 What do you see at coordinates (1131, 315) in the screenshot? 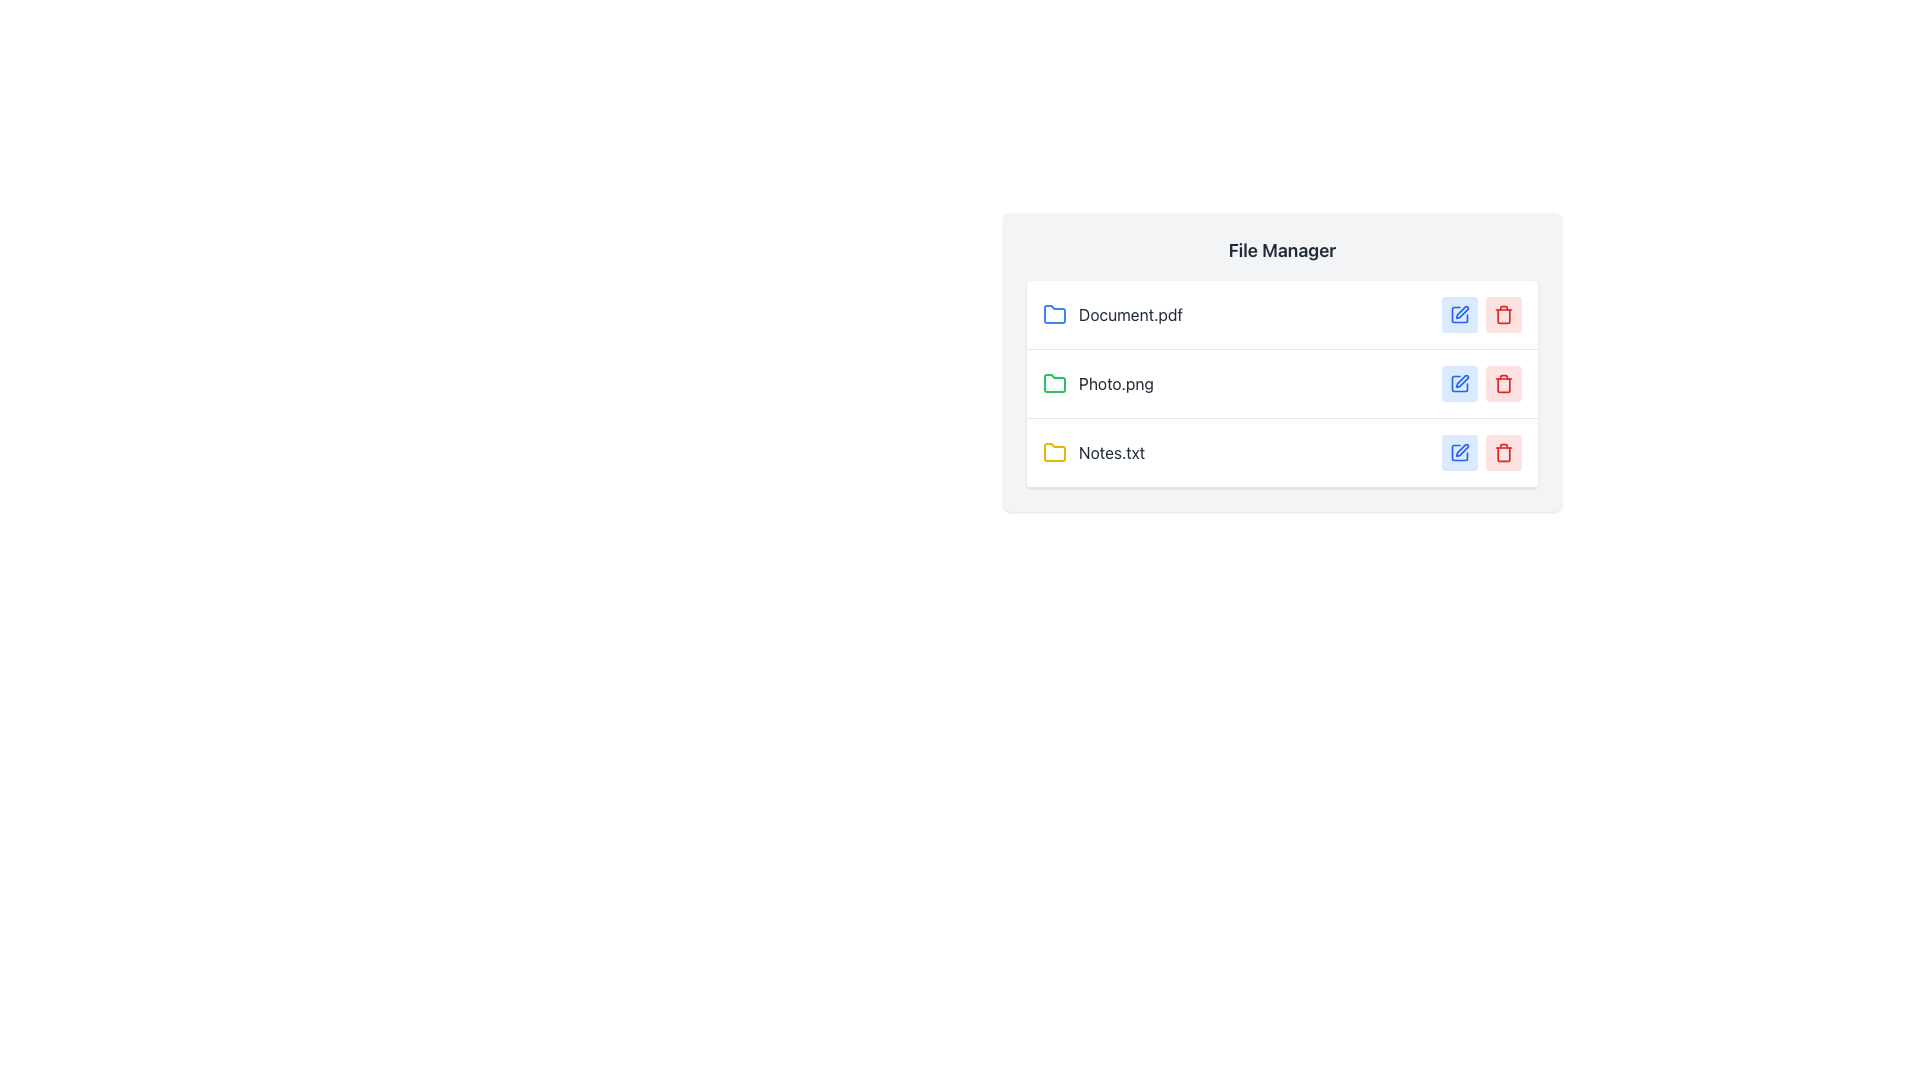
I see `the static text label that identifies the file 'Document.pdf' in the file manager list` at bounding box center [1131, 315].